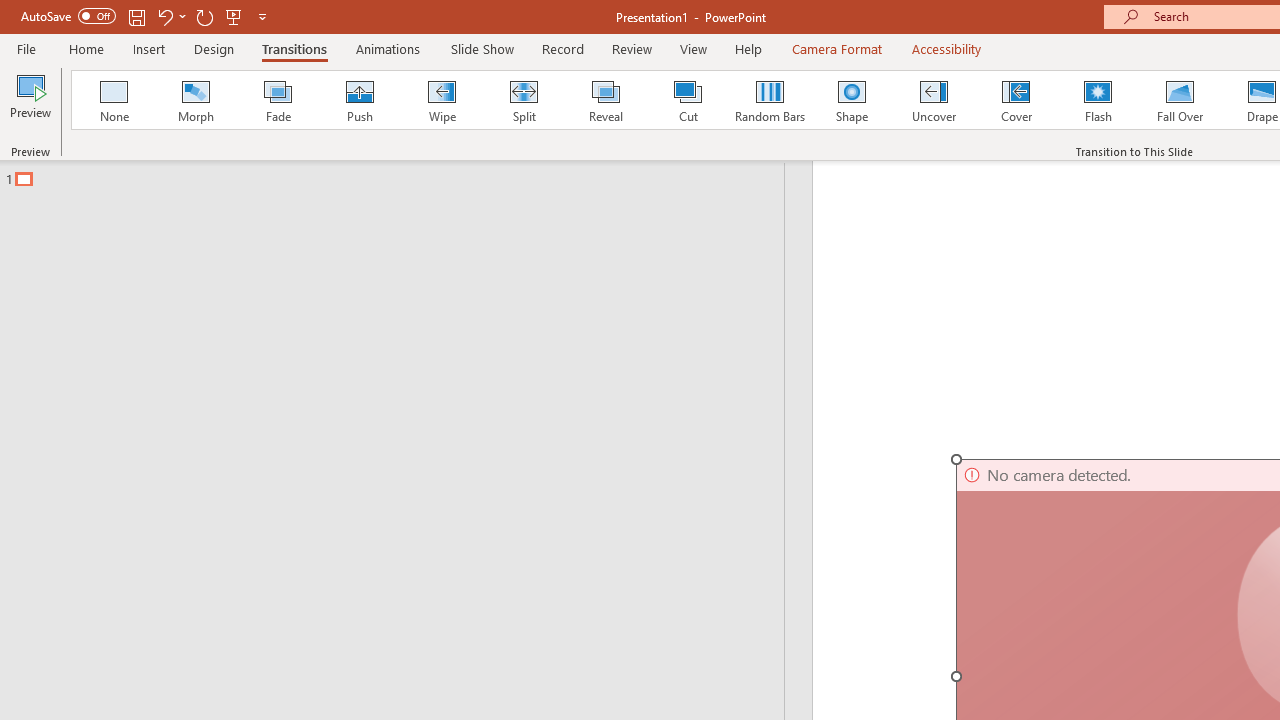 Image resolution: width=1280 pixels, height=720 pixels. Describe the element at coordinates (276, 100) in the screenshot. I see `'Fade'` at that location.